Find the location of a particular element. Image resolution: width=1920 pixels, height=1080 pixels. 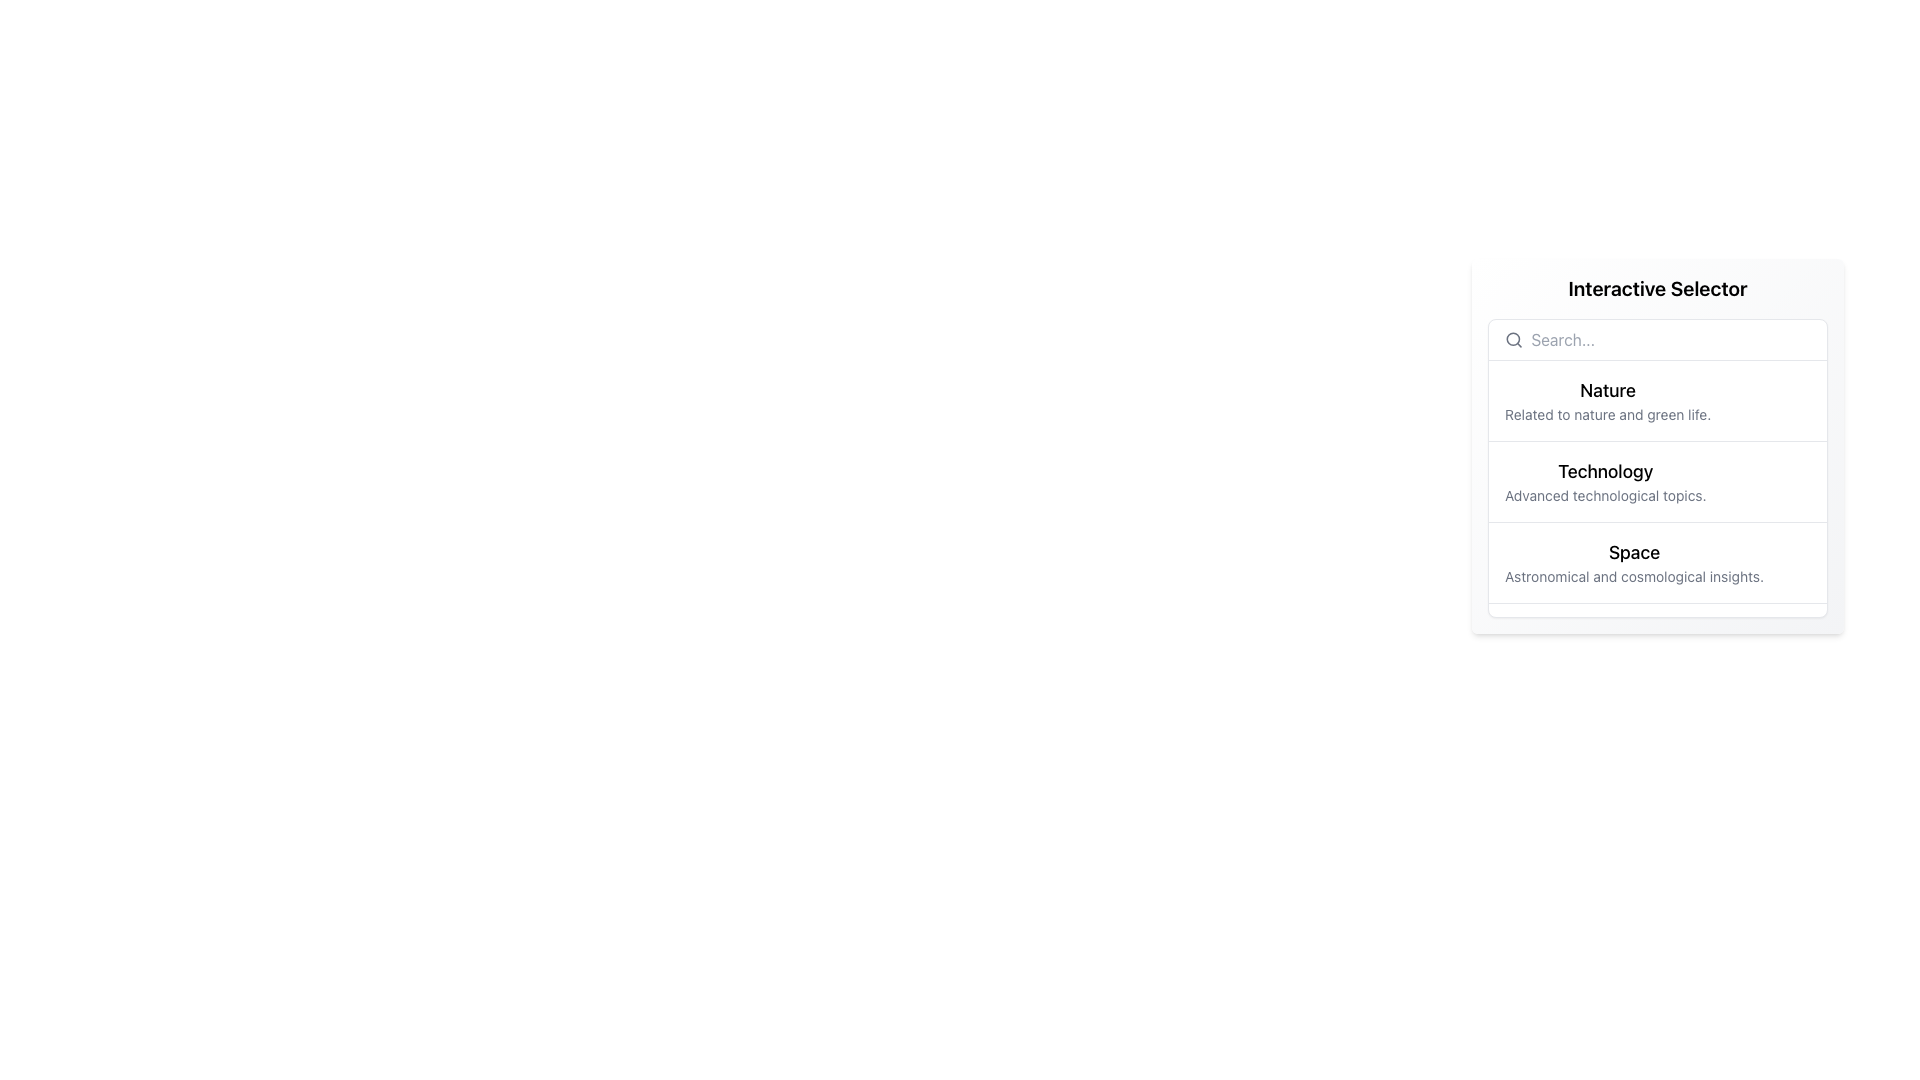

the second list item titled 'Technology' which contains the subtext 'Advanced technological topics.' is located at coordinates (1657, 482).